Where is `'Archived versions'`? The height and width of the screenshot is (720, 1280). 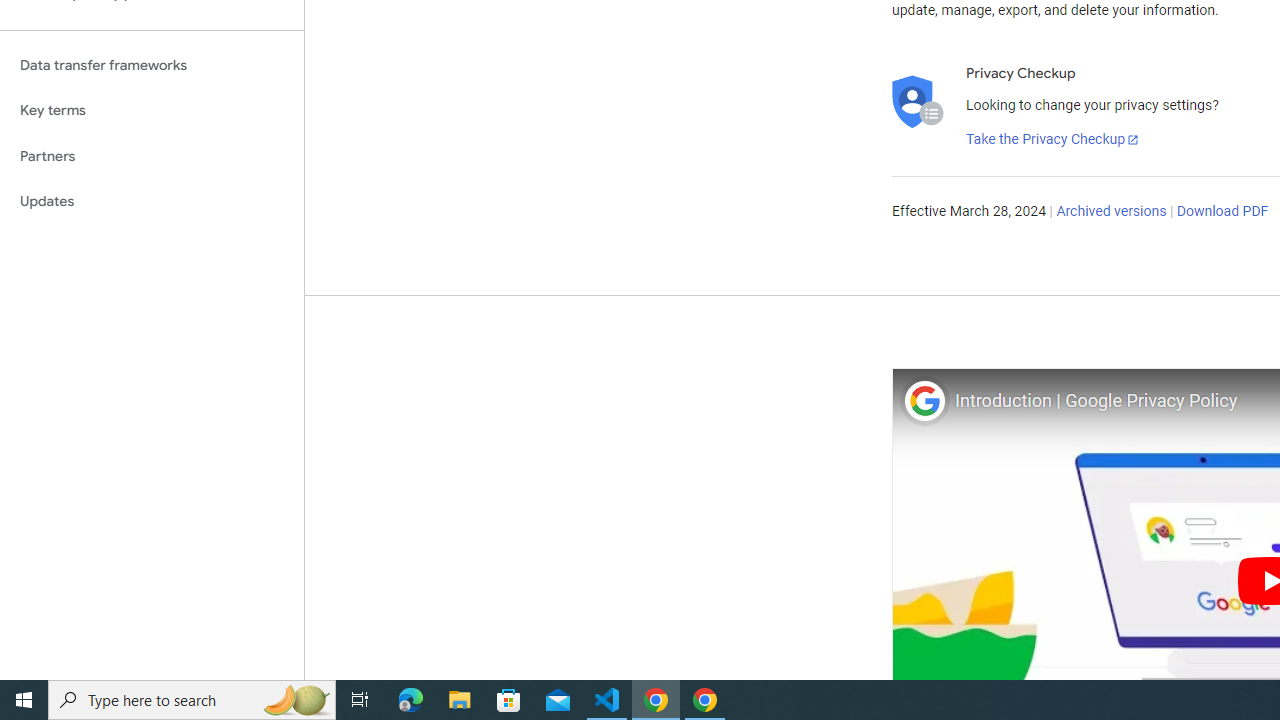
'Archived versions' is located at coordinates (1110, 212).